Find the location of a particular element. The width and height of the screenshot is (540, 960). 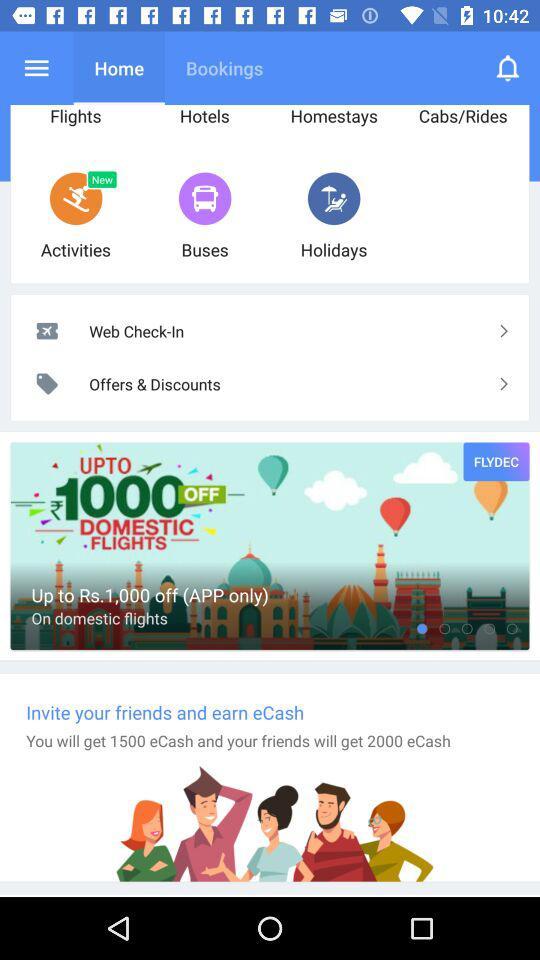

flydec item is located at coordinates (495, 461).